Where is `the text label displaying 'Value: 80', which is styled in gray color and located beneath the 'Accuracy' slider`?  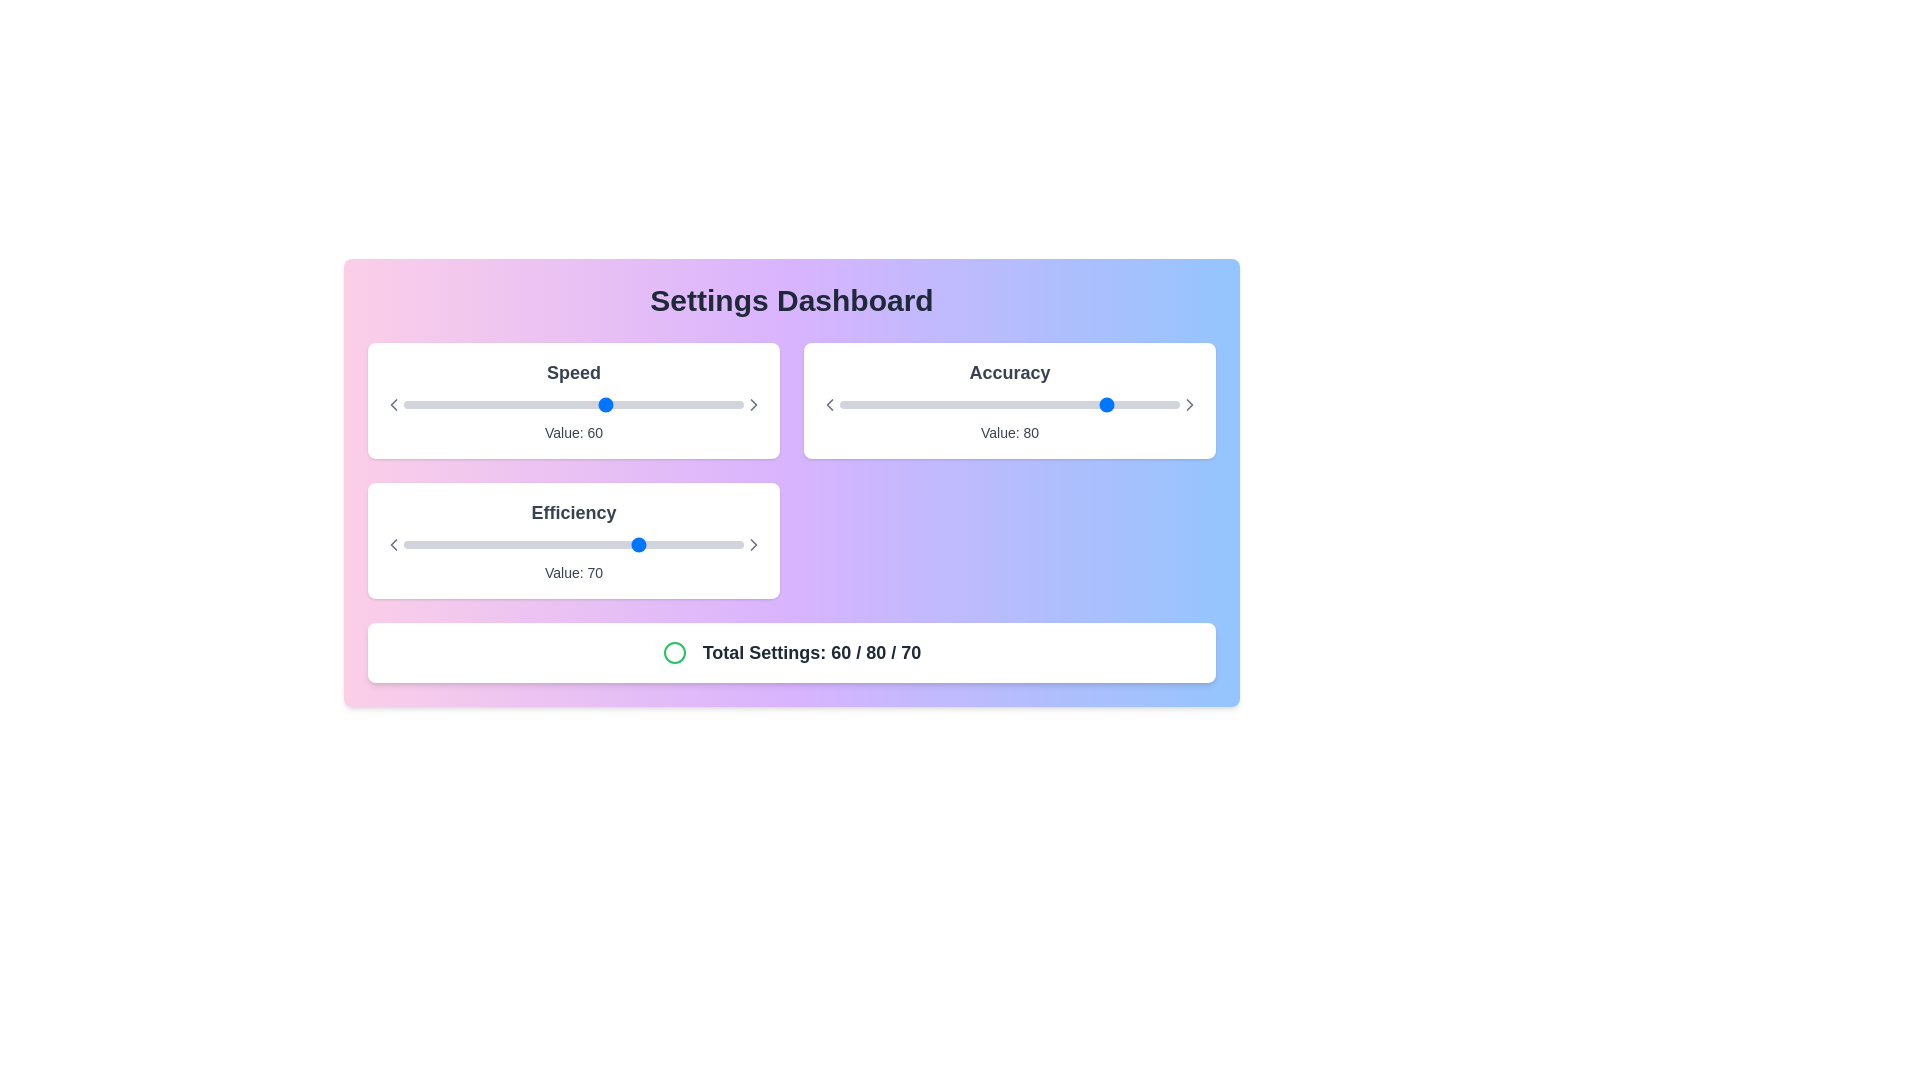
the text label displaying 'Value: 80', which is styled in gray color and located beneath the 'Accuracy' slider is located at coordinates (1009, 431).